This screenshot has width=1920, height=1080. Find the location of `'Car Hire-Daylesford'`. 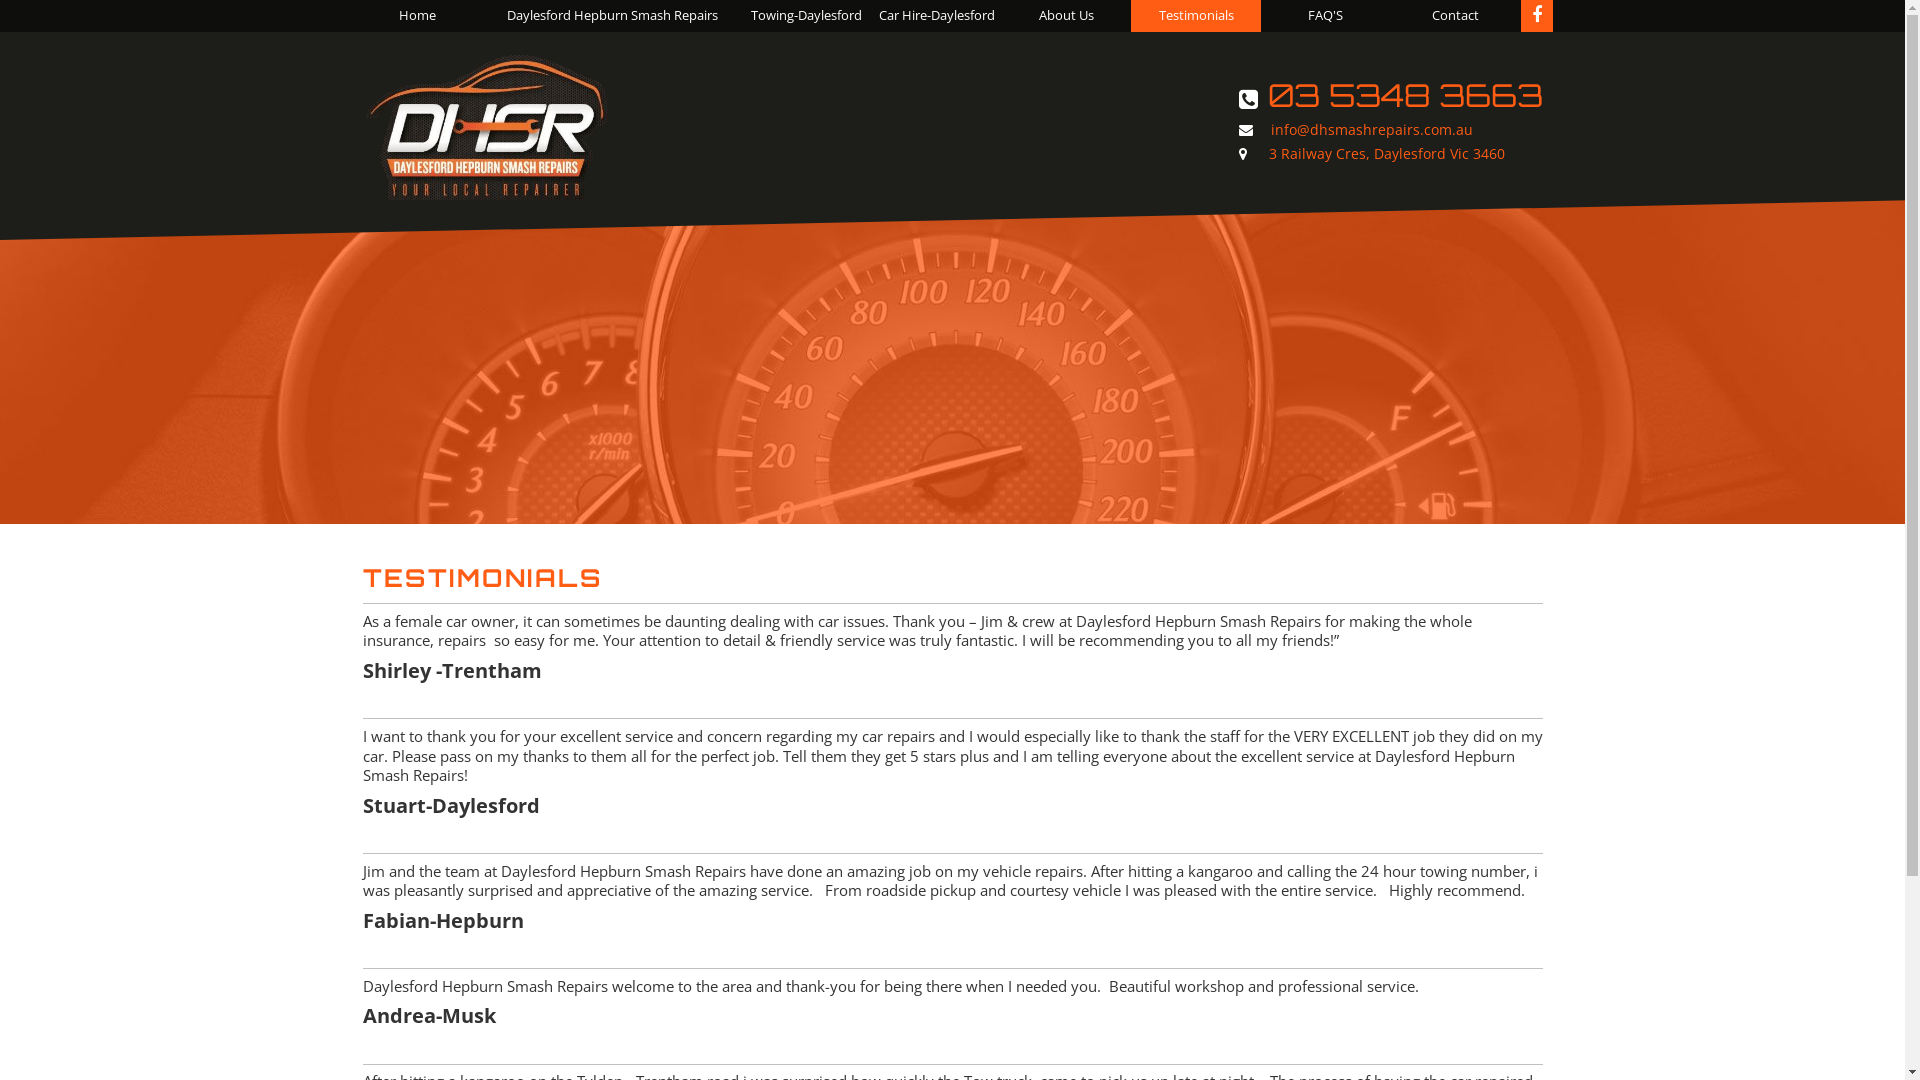

'Car Hire-Daylesford' is located at coordinates (935, 15).